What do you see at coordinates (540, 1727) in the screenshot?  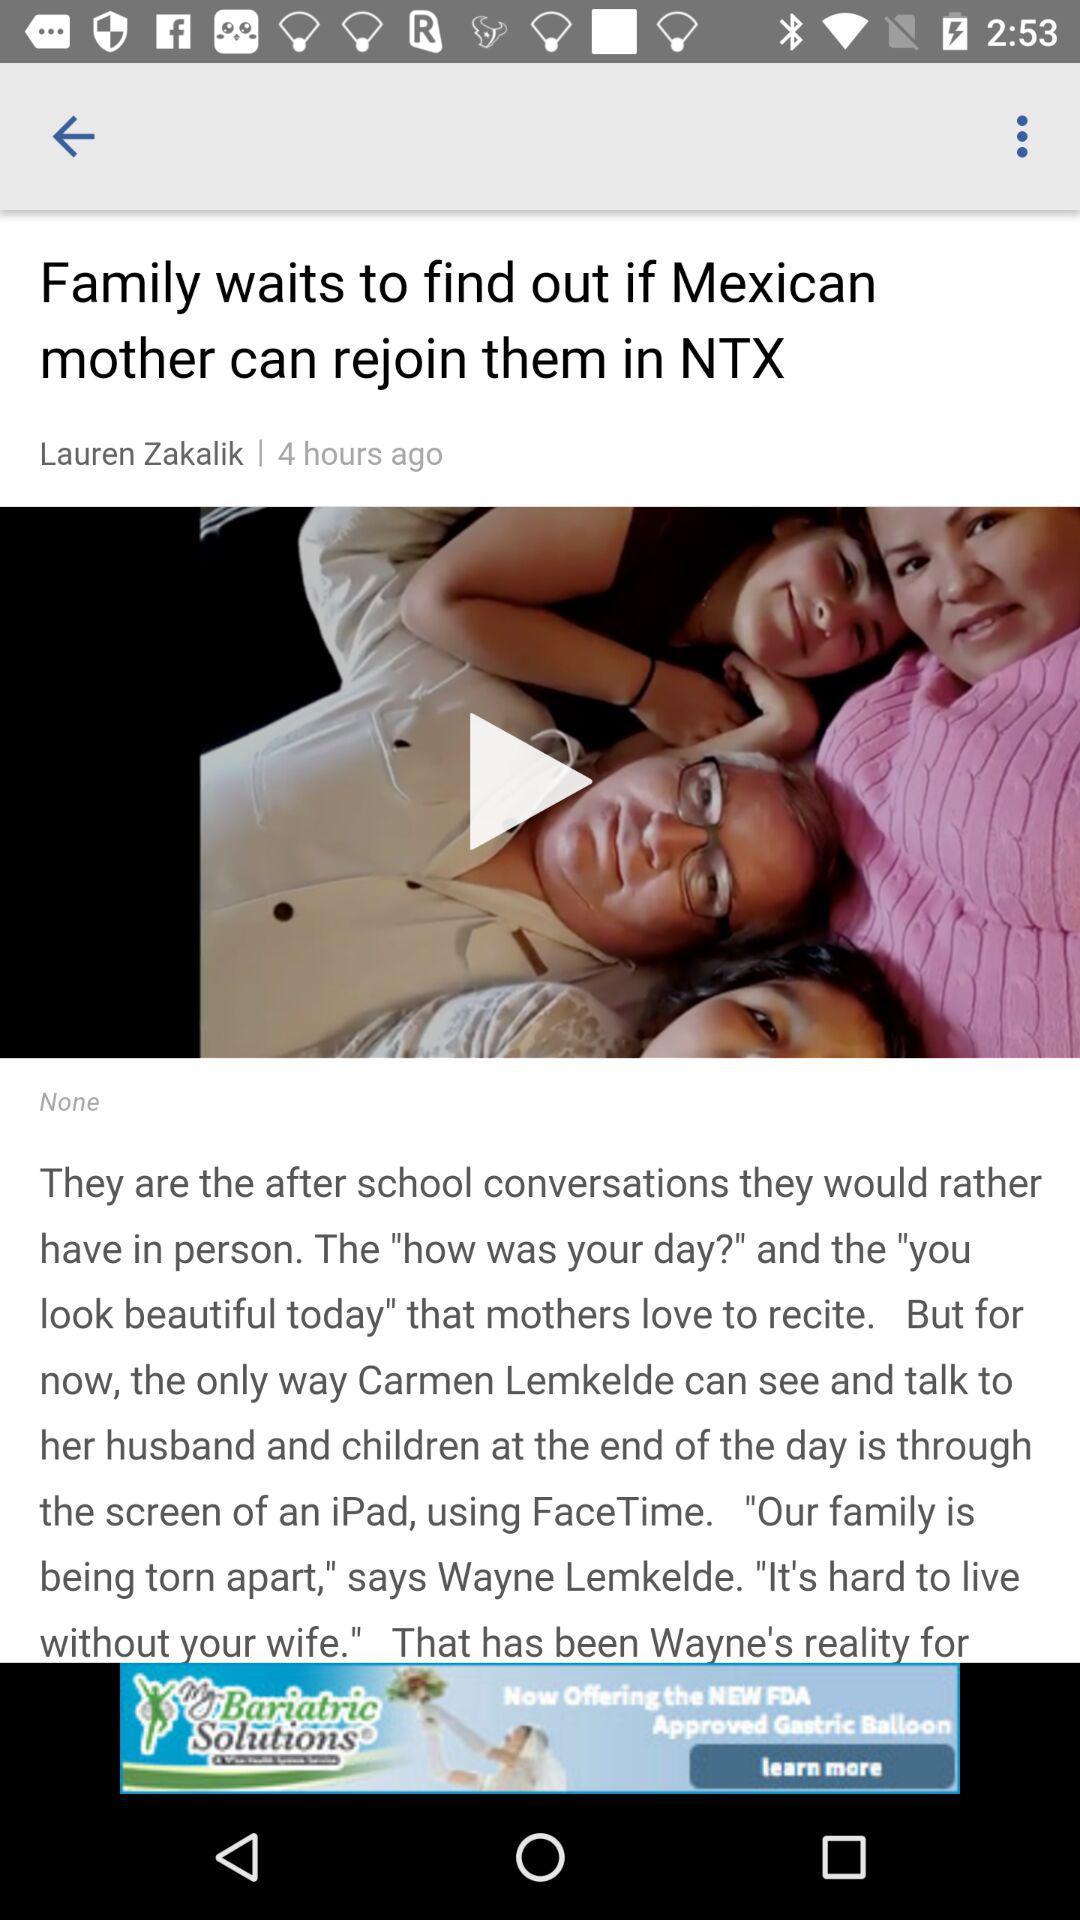 I see `advertisement link` at bounding box center [540, 1727].